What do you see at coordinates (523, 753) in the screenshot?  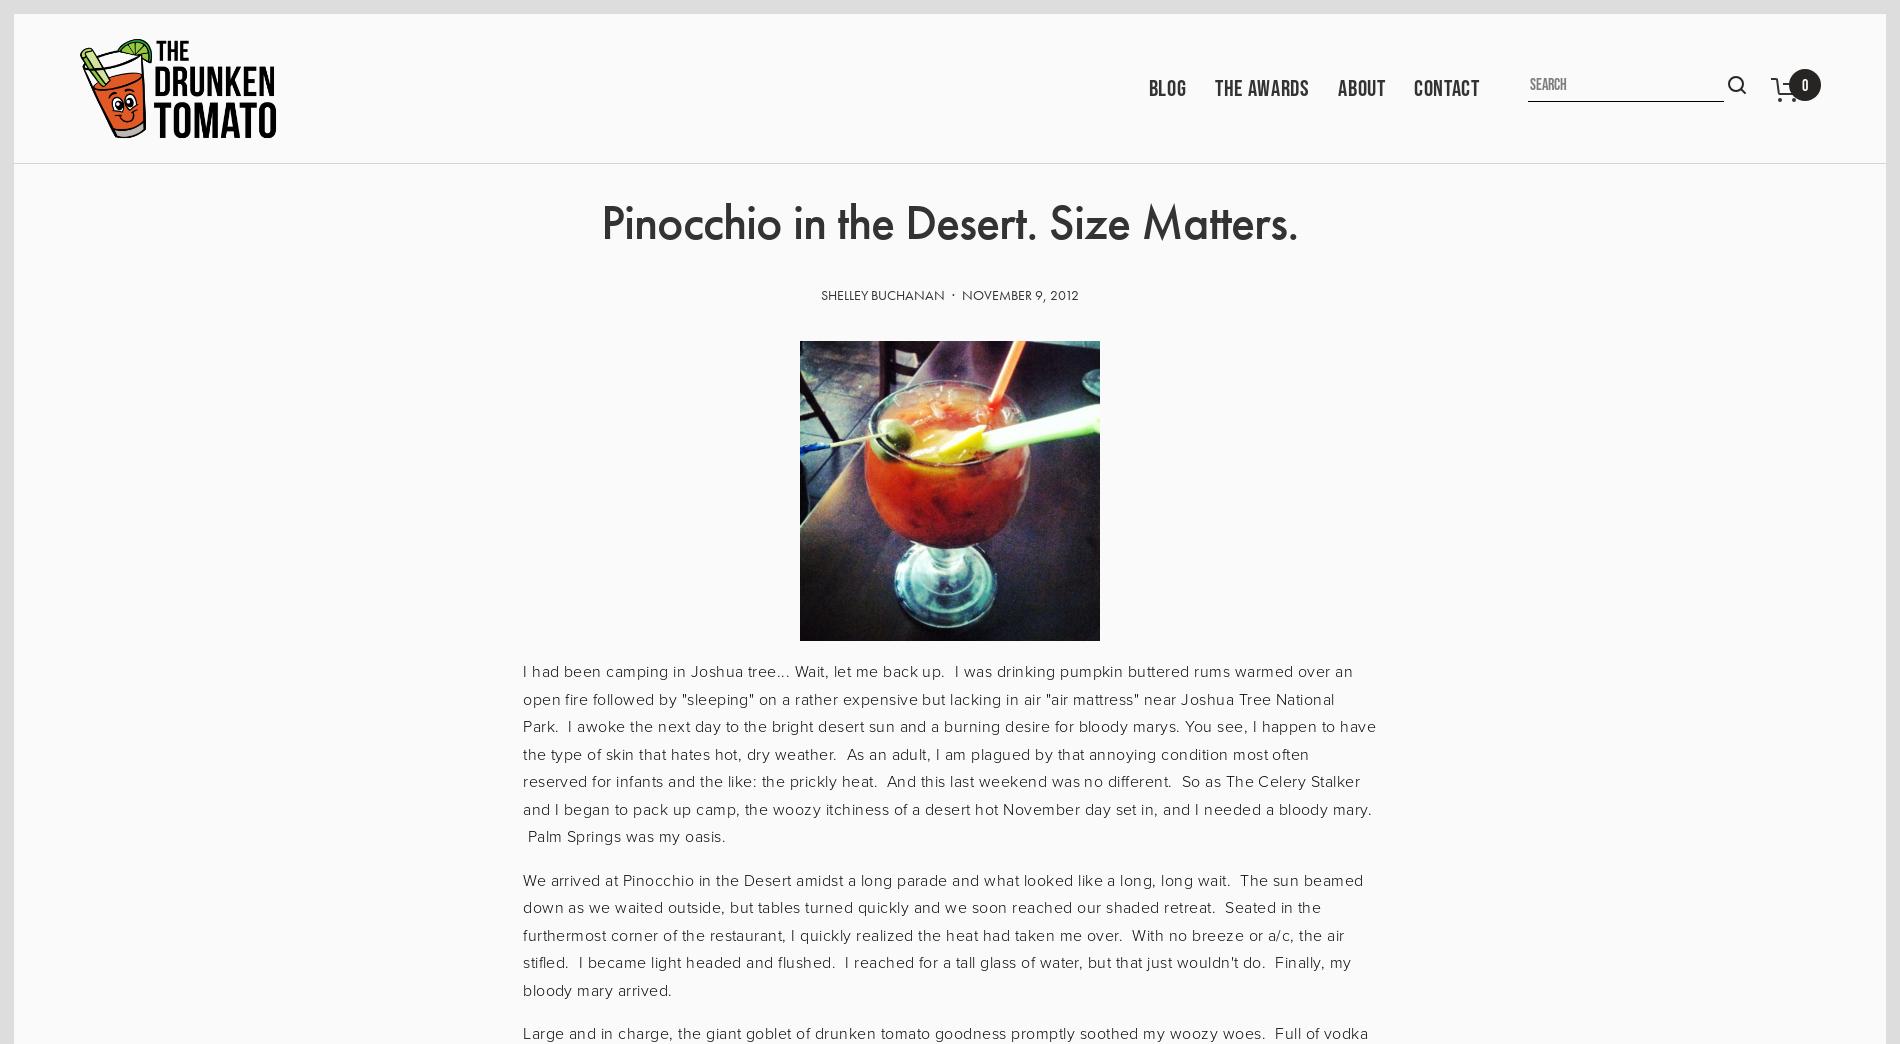 I see `'I had been camping in Joshua tree... Wait, let me back up.  I was drinking pumpkin buttered rums warmed over an open fire followed by "sleeping" on a rather expensive but lacking in air "air mattress" near Joshua Tree National Park.  I awoke the next day to the bright desert sun and a burning desire for bloody marys.
You see, I happen to have the type of skin that hates hot, dry weather.  As an adult, I am plagued by that annoying condition most often reserved for infants and the like: the prickly heat.  And this last weekend was no different.  So as The Celery Stalker and I began to pack up camp, the woozy itchiness of a desert hot November day set in, and I needed a bloody mary.  Palm Springs was my oasis.'` at bounding box center [523, 753].